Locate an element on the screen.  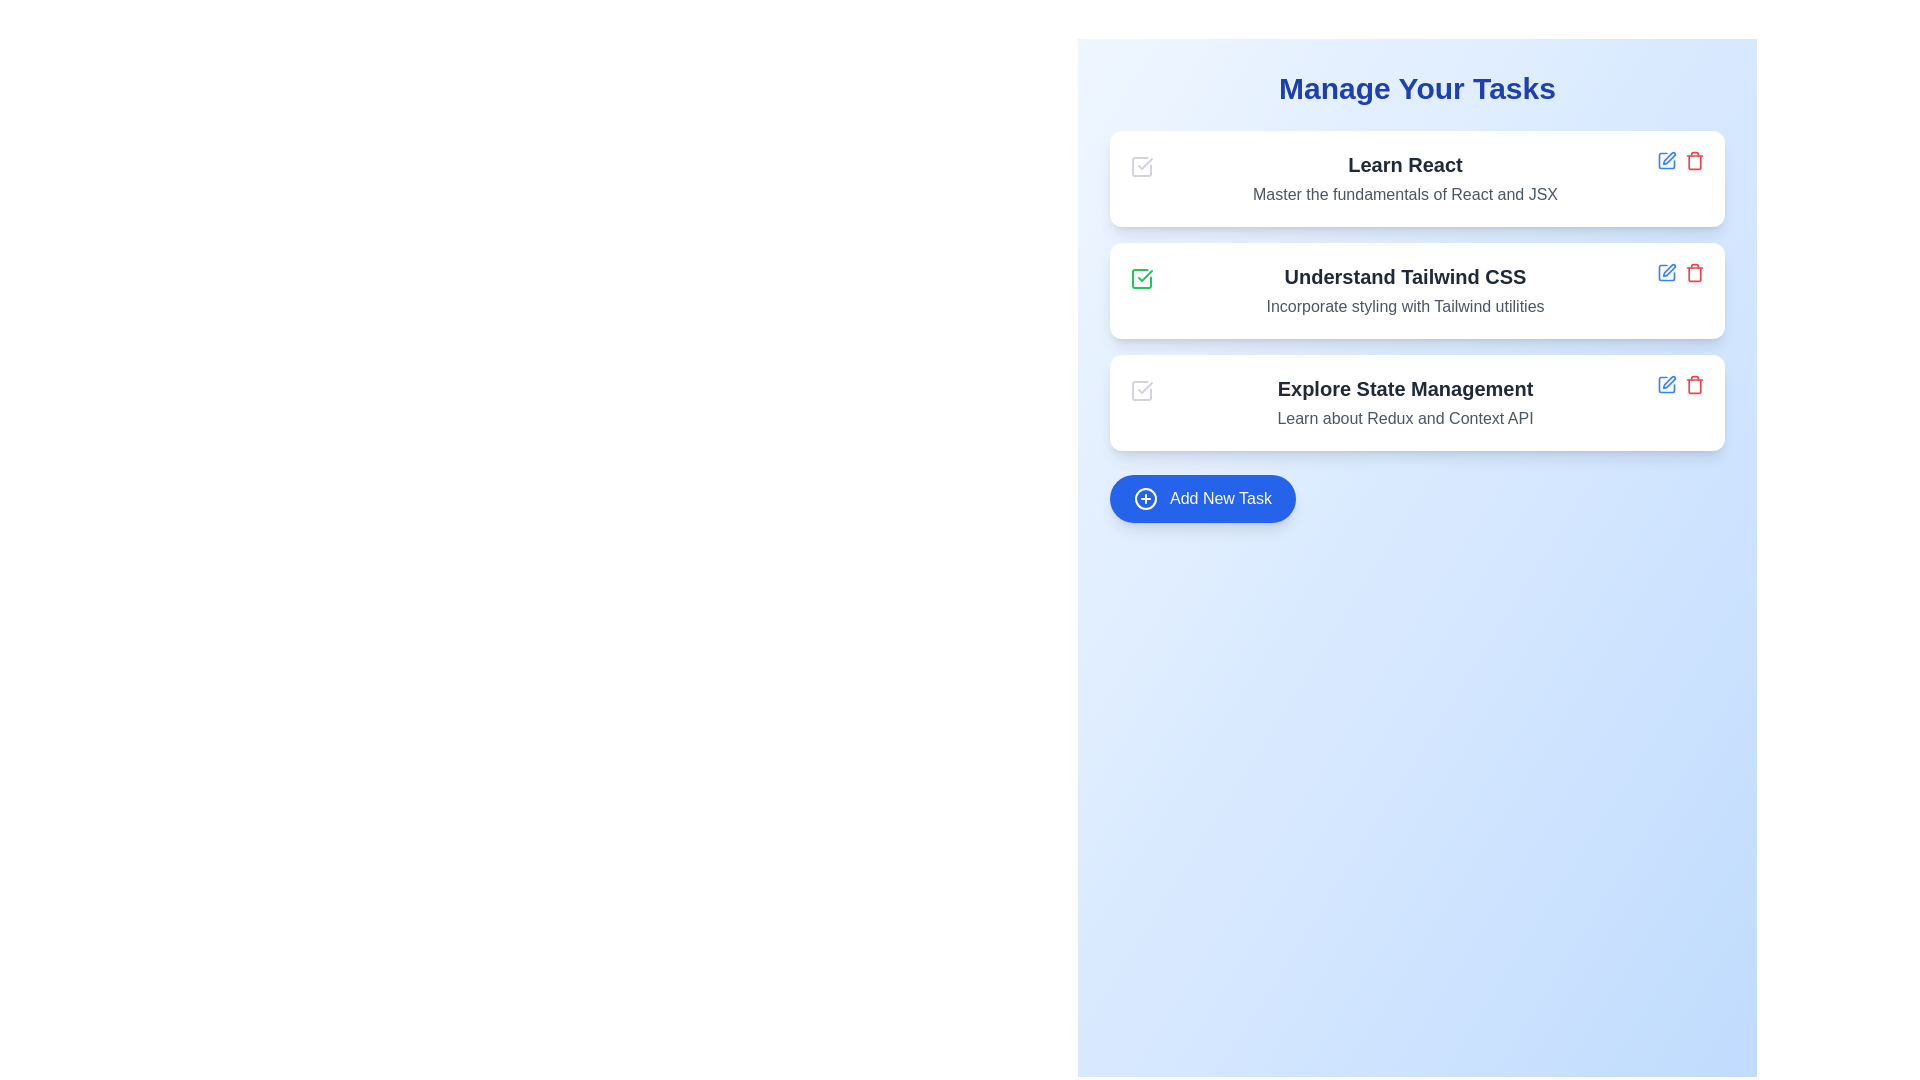
the prominent 'Learn React' text element, which is bold, large, and dark-gray, located at the top of a task card is located at coordinates (1404, 164).